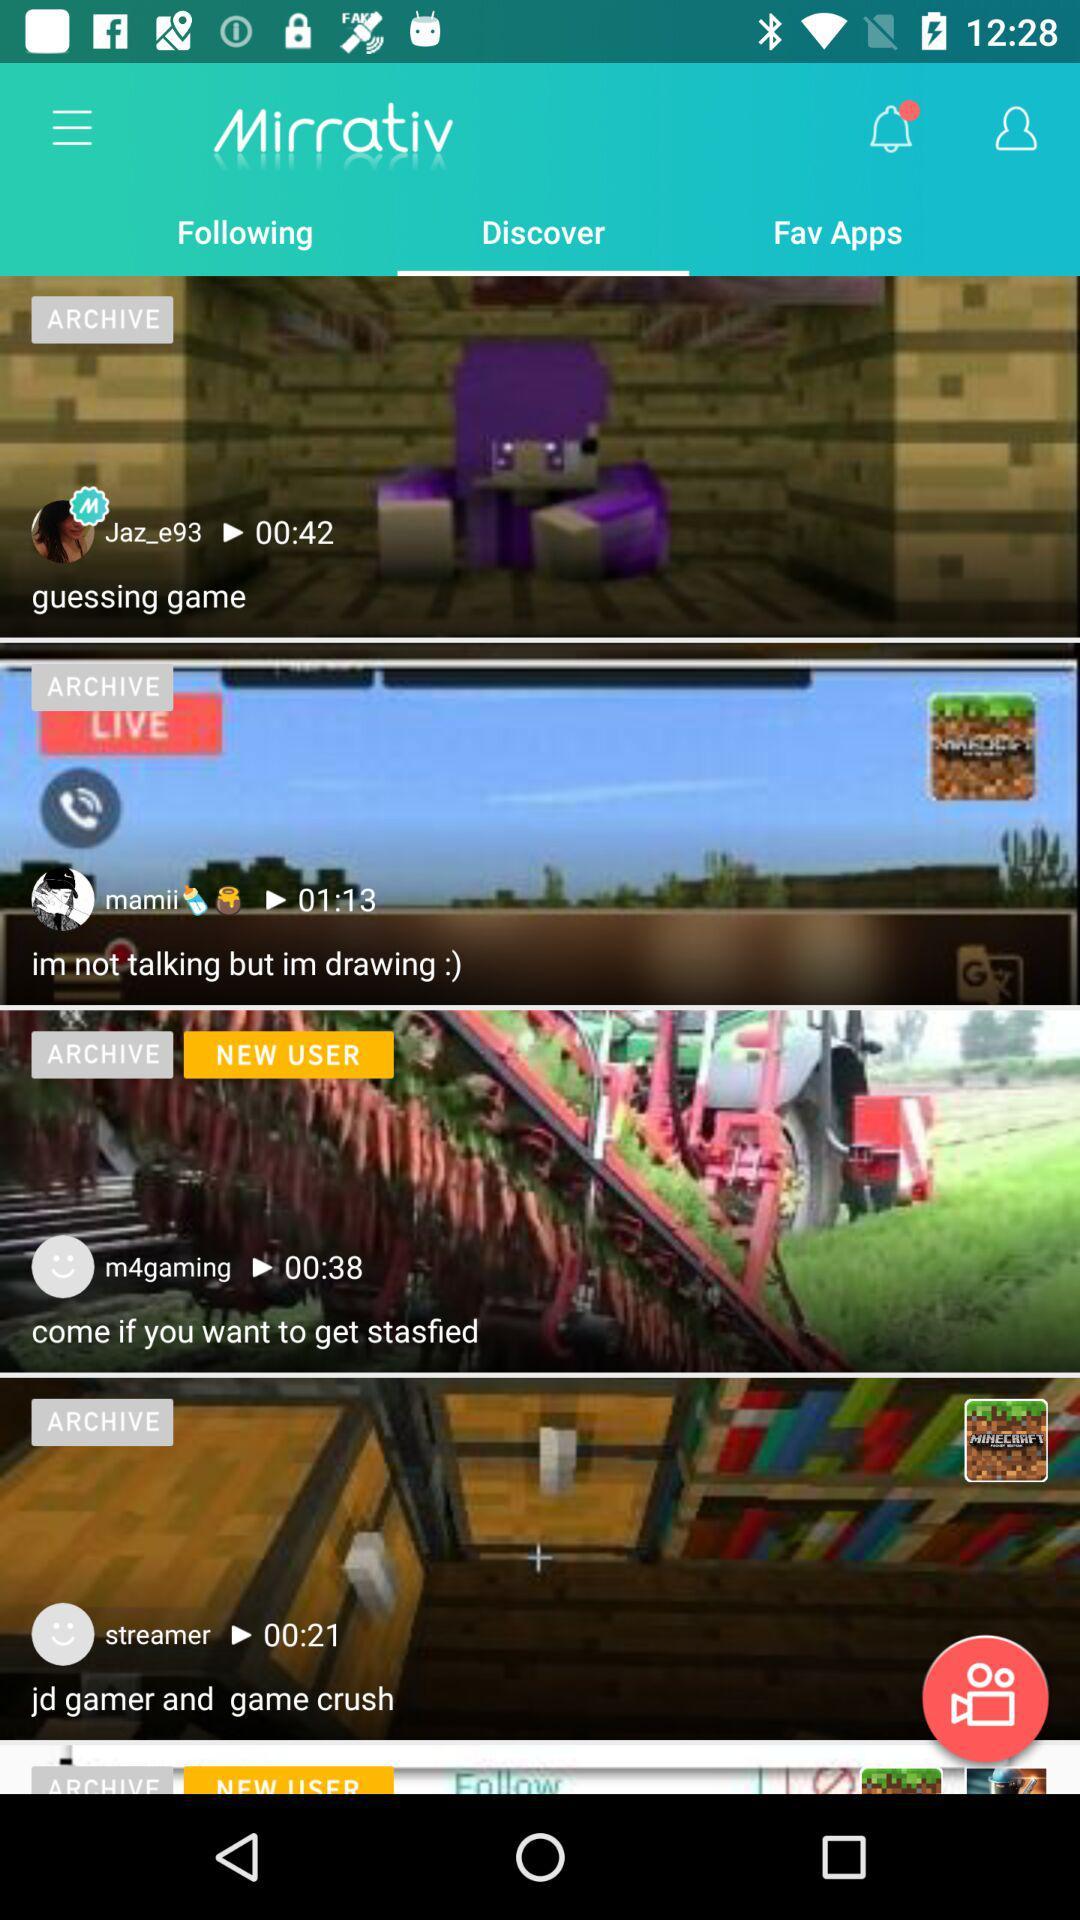 The image size is (1080, 1920). What do you see at coordinates (72, 128) in the screenshot?
I see `the item next to the following item` at bounding box center [72, 128].